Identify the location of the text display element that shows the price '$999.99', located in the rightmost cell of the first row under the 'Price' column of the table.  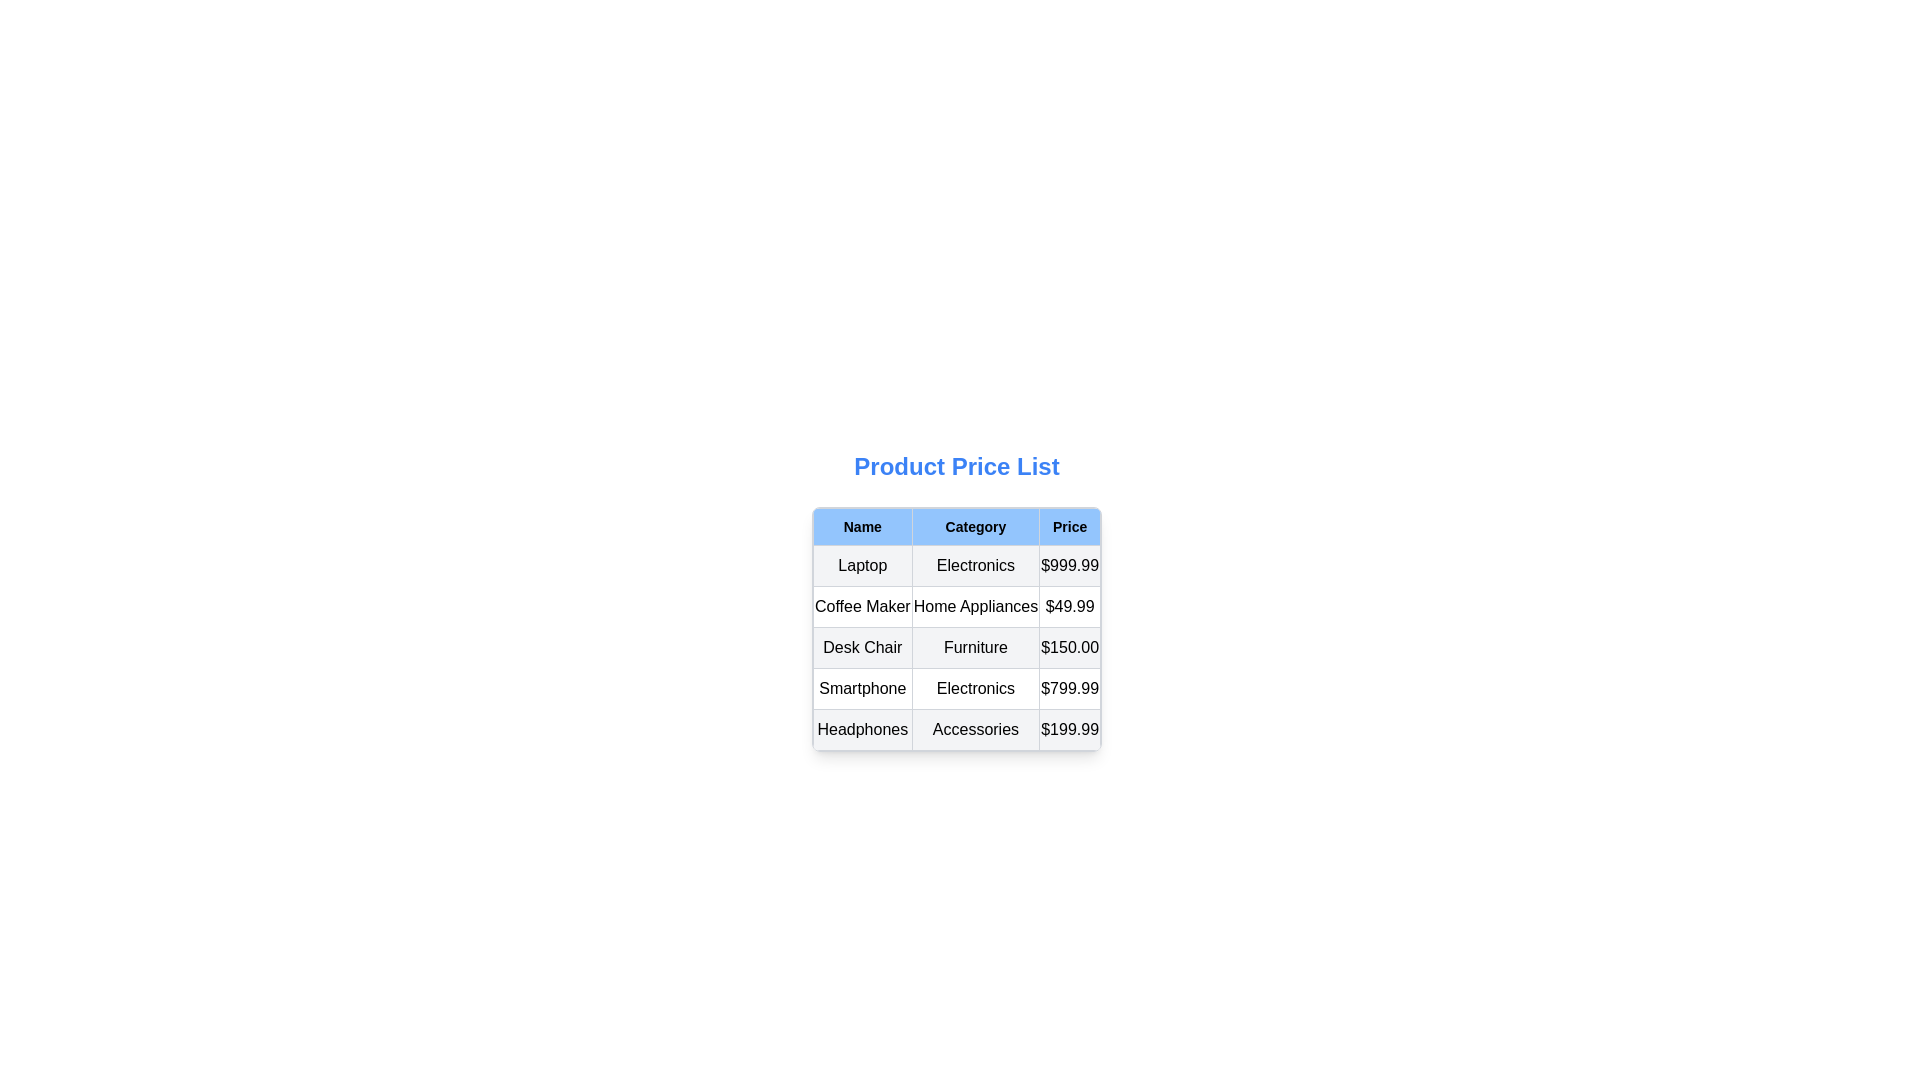
(1069, 566).